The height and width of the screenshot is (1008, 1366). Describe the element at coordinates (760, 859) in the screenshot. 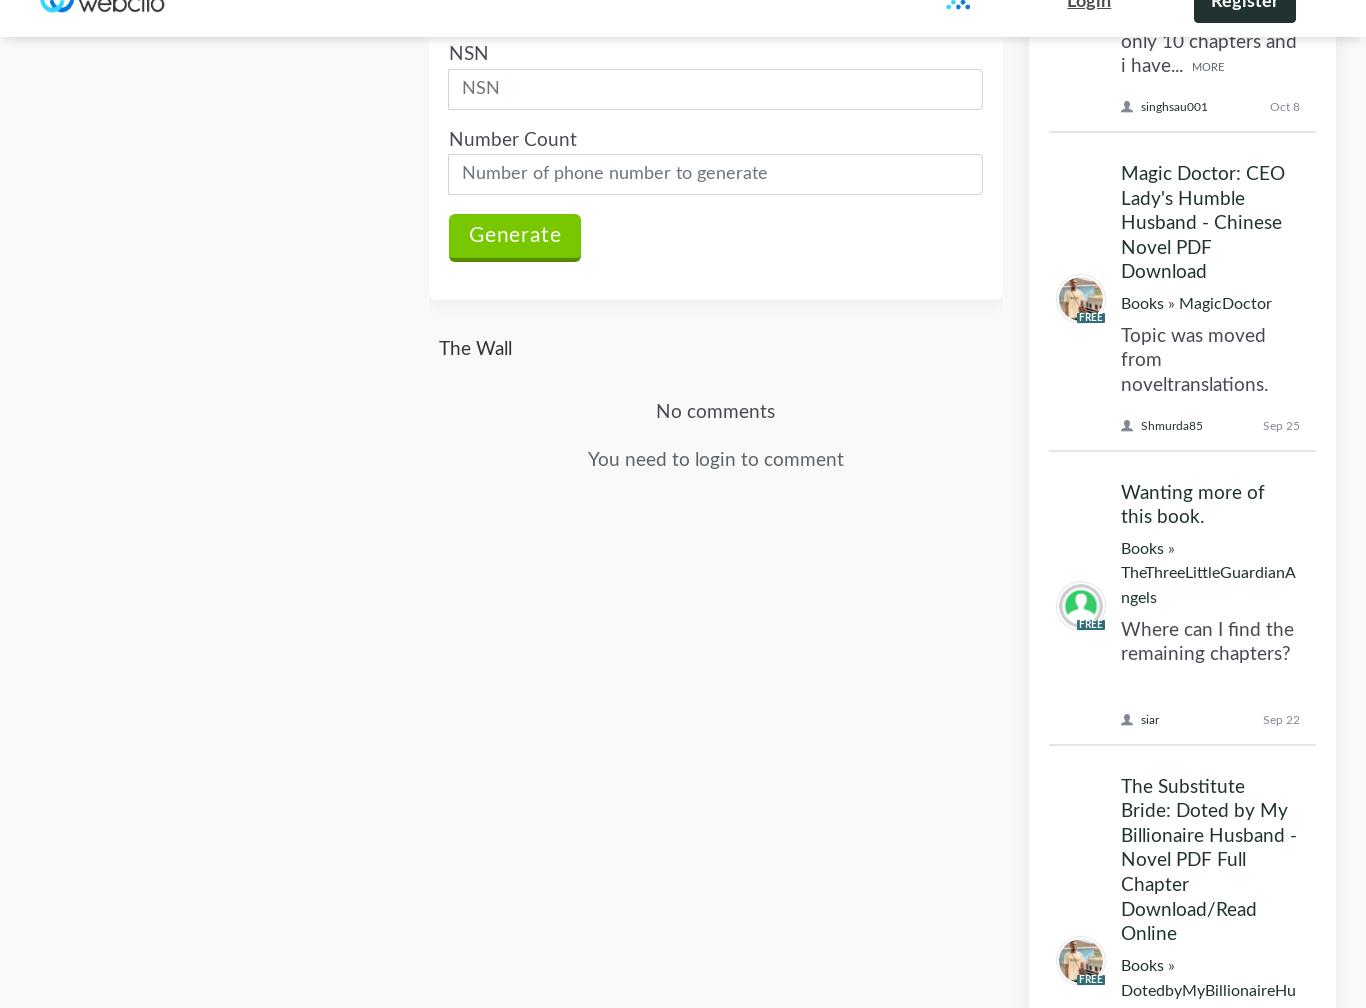

I see `'Privacy Policy'` at that location.